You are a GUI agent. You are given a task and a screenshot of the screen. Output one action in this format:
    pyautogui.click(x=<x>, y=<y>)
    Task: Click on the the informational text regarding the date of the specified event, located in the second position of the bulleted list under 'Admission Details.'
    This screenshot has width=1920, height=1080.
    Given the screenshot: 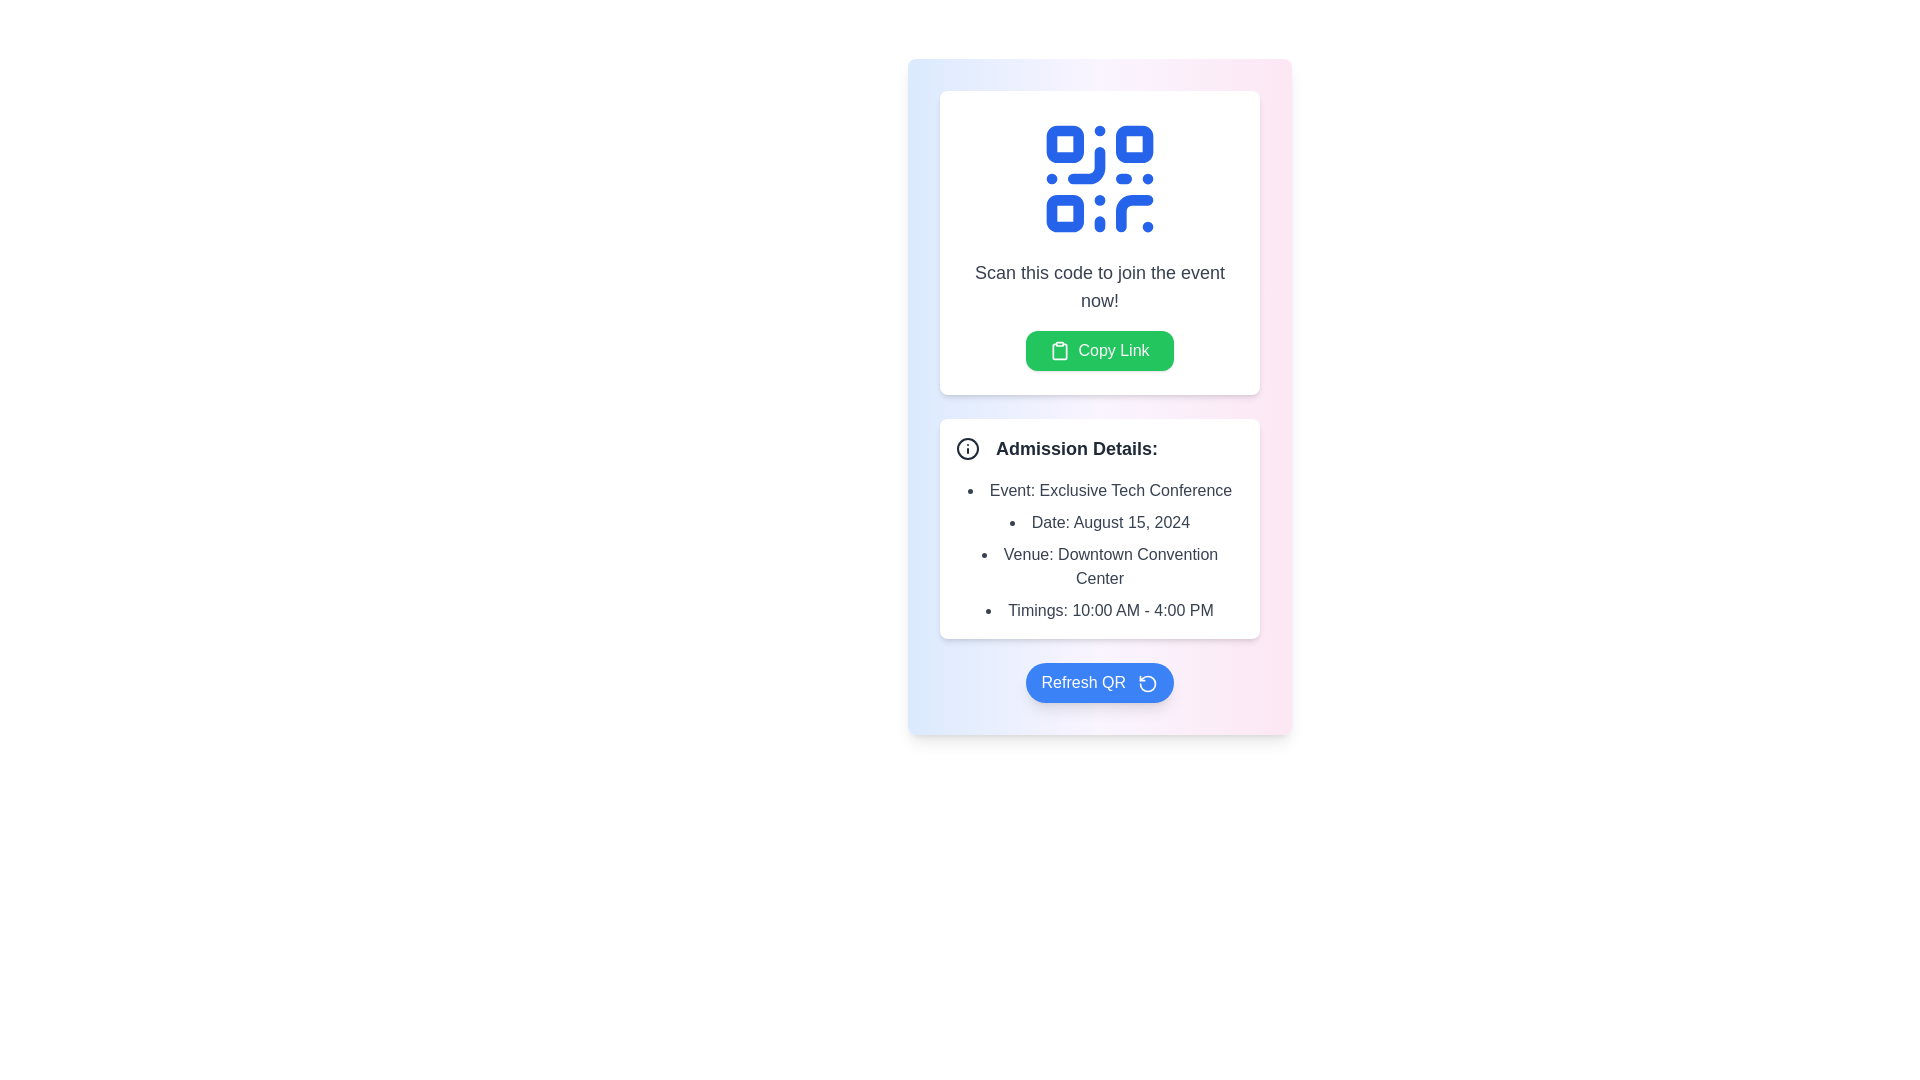 What is the action you would take?
    pyautogui.click(x=1098, y=522)
    